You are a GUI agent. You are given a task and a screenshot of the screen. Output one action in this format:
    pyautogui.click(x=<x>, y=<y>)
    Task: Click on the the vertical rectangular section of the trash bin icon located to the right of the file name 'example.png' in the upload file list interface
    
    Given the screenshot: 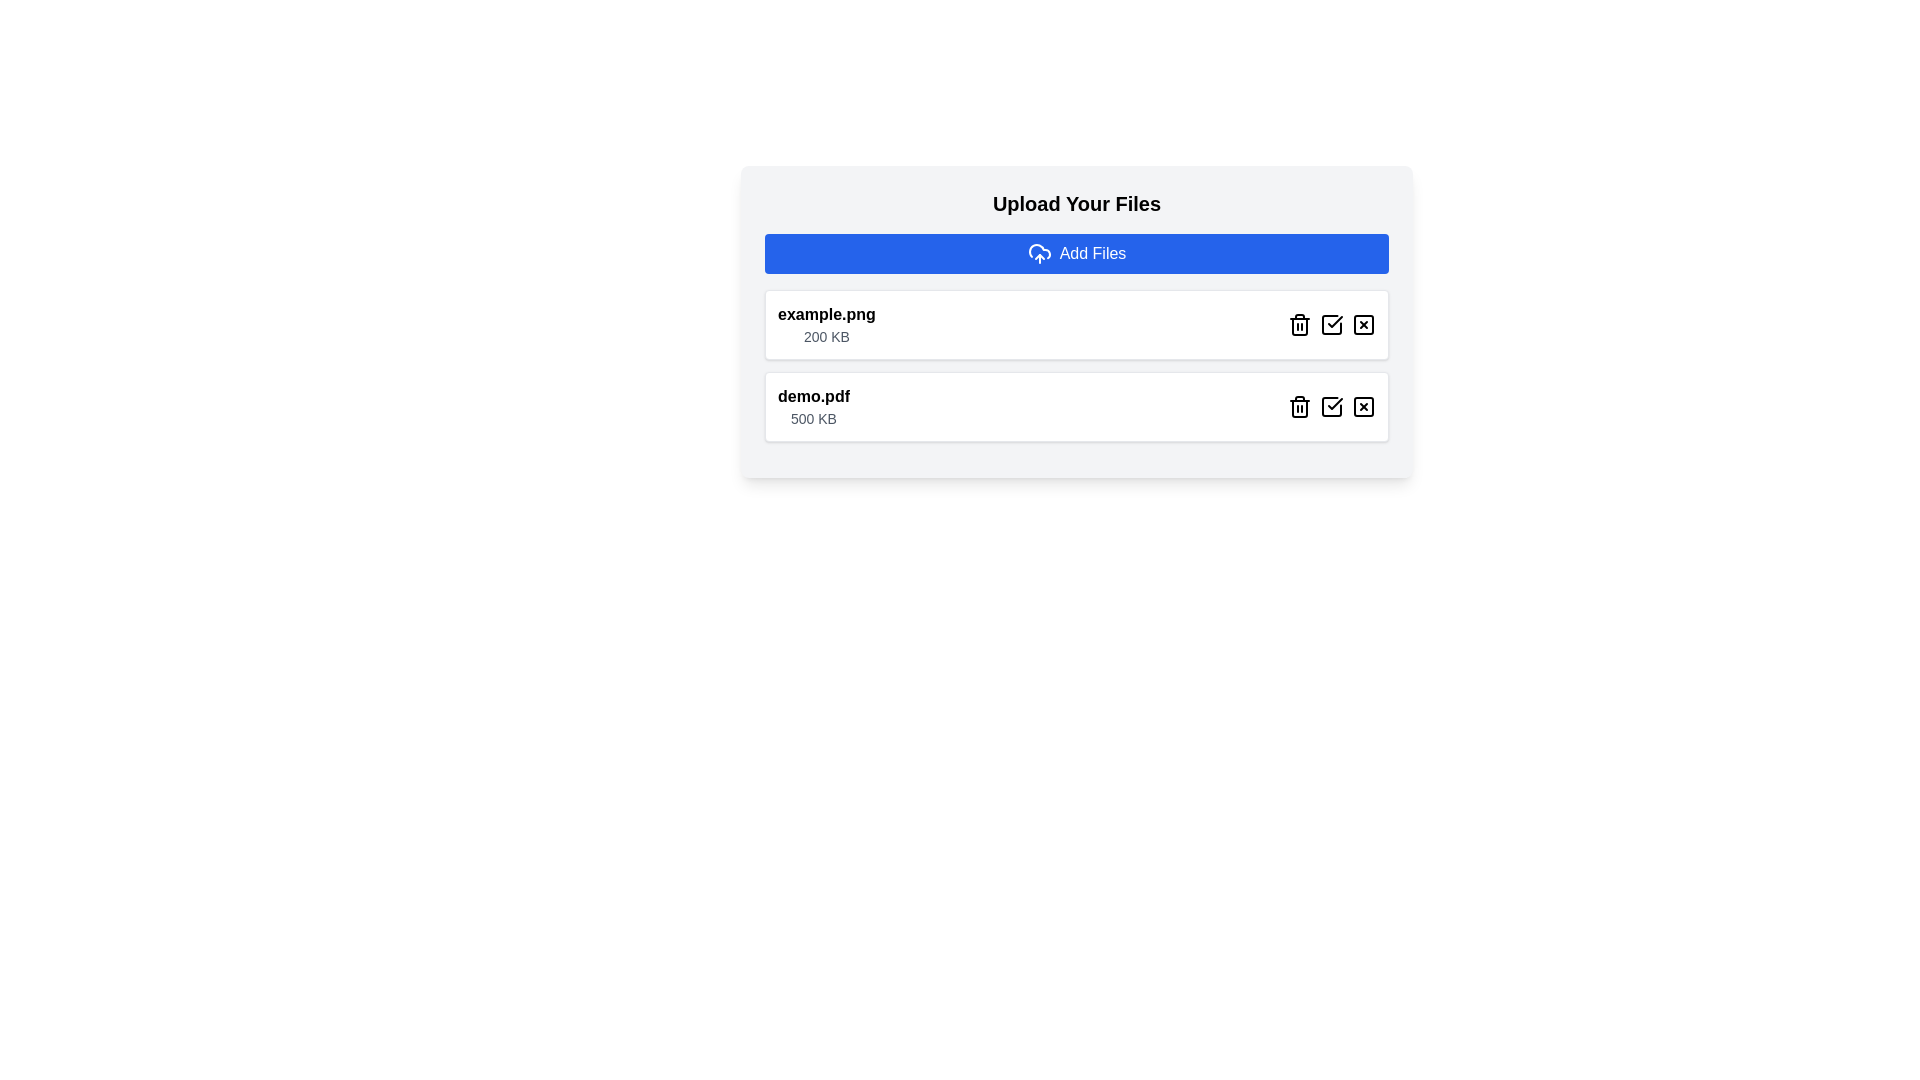 What is the action you would take?
    pyautogui.click(x=1300, y=326)
    